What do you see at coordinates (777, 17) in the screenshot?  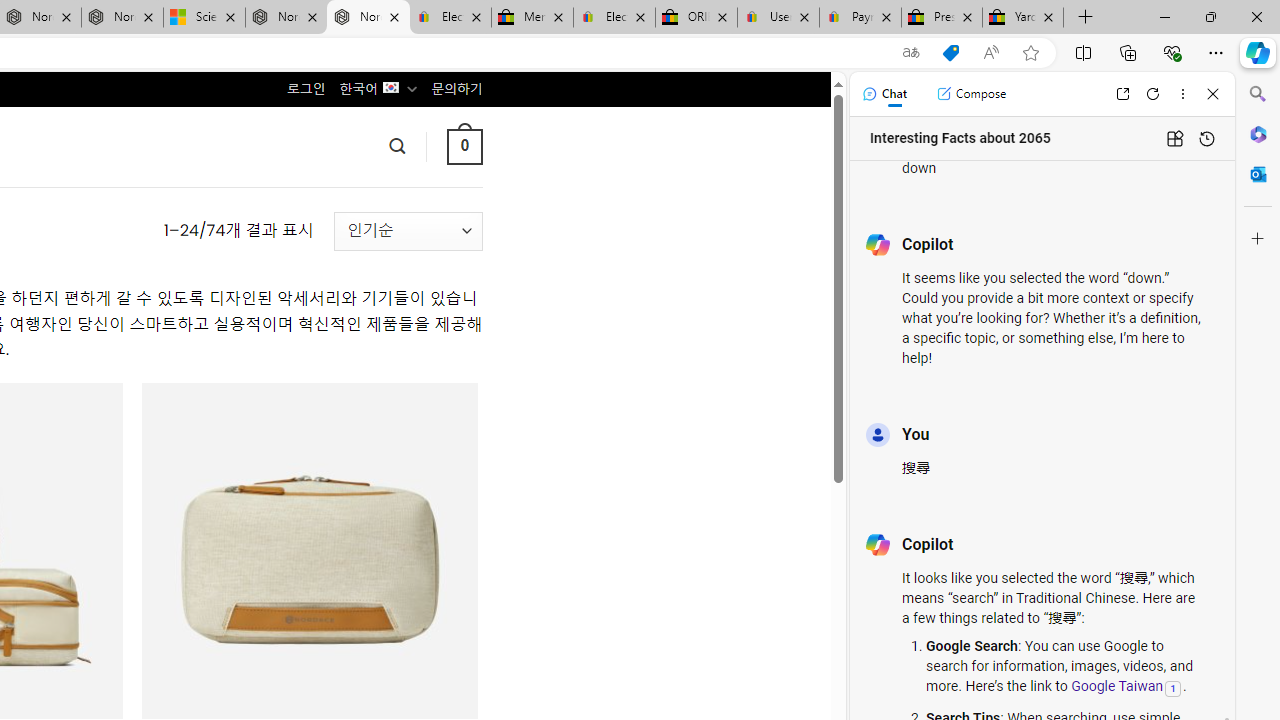 I see `'User Privacy Notice | eBay'` at bounding box center [777, 17].